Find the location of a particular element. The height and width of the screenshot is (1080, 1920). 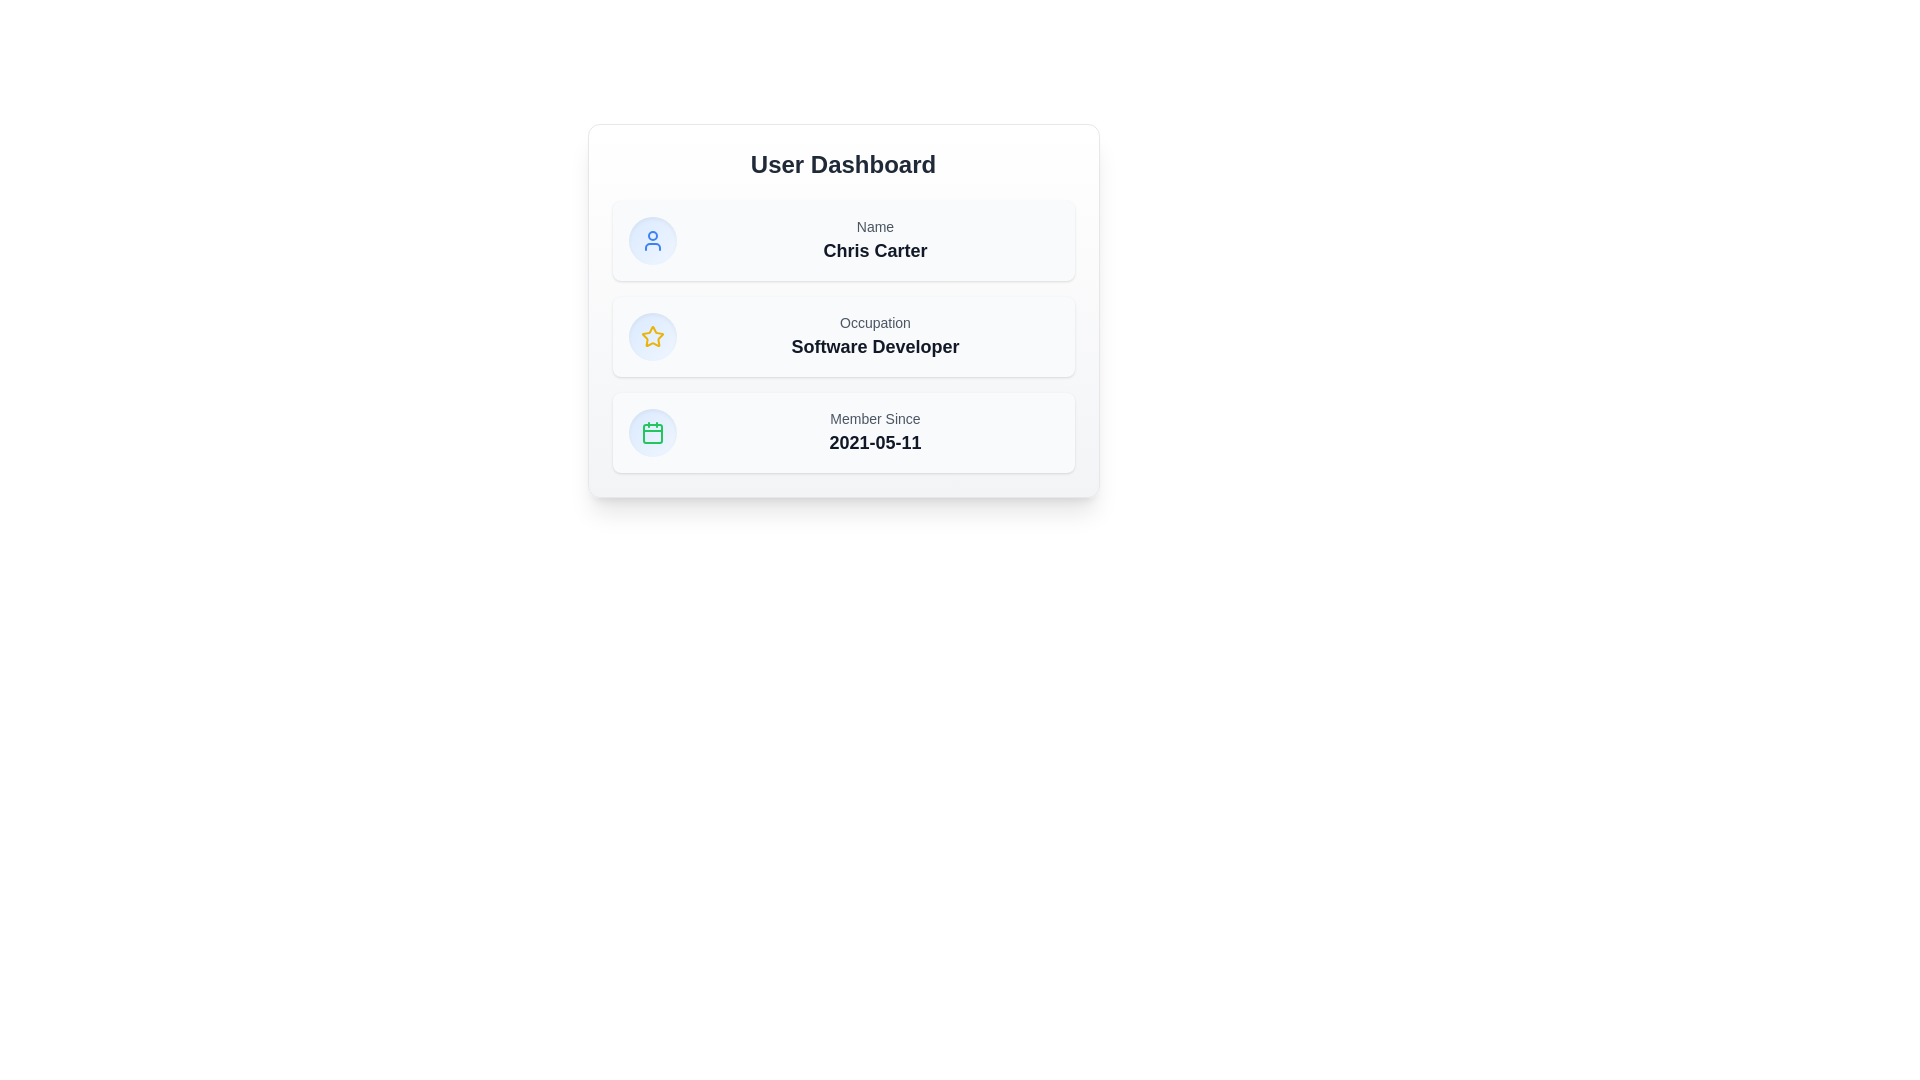

the 'Name' text label which displays the word 'Name' in gray color, small font size, and is aligned left, located above the text 'Chris Carter.' is located at coordinates (875, 226).